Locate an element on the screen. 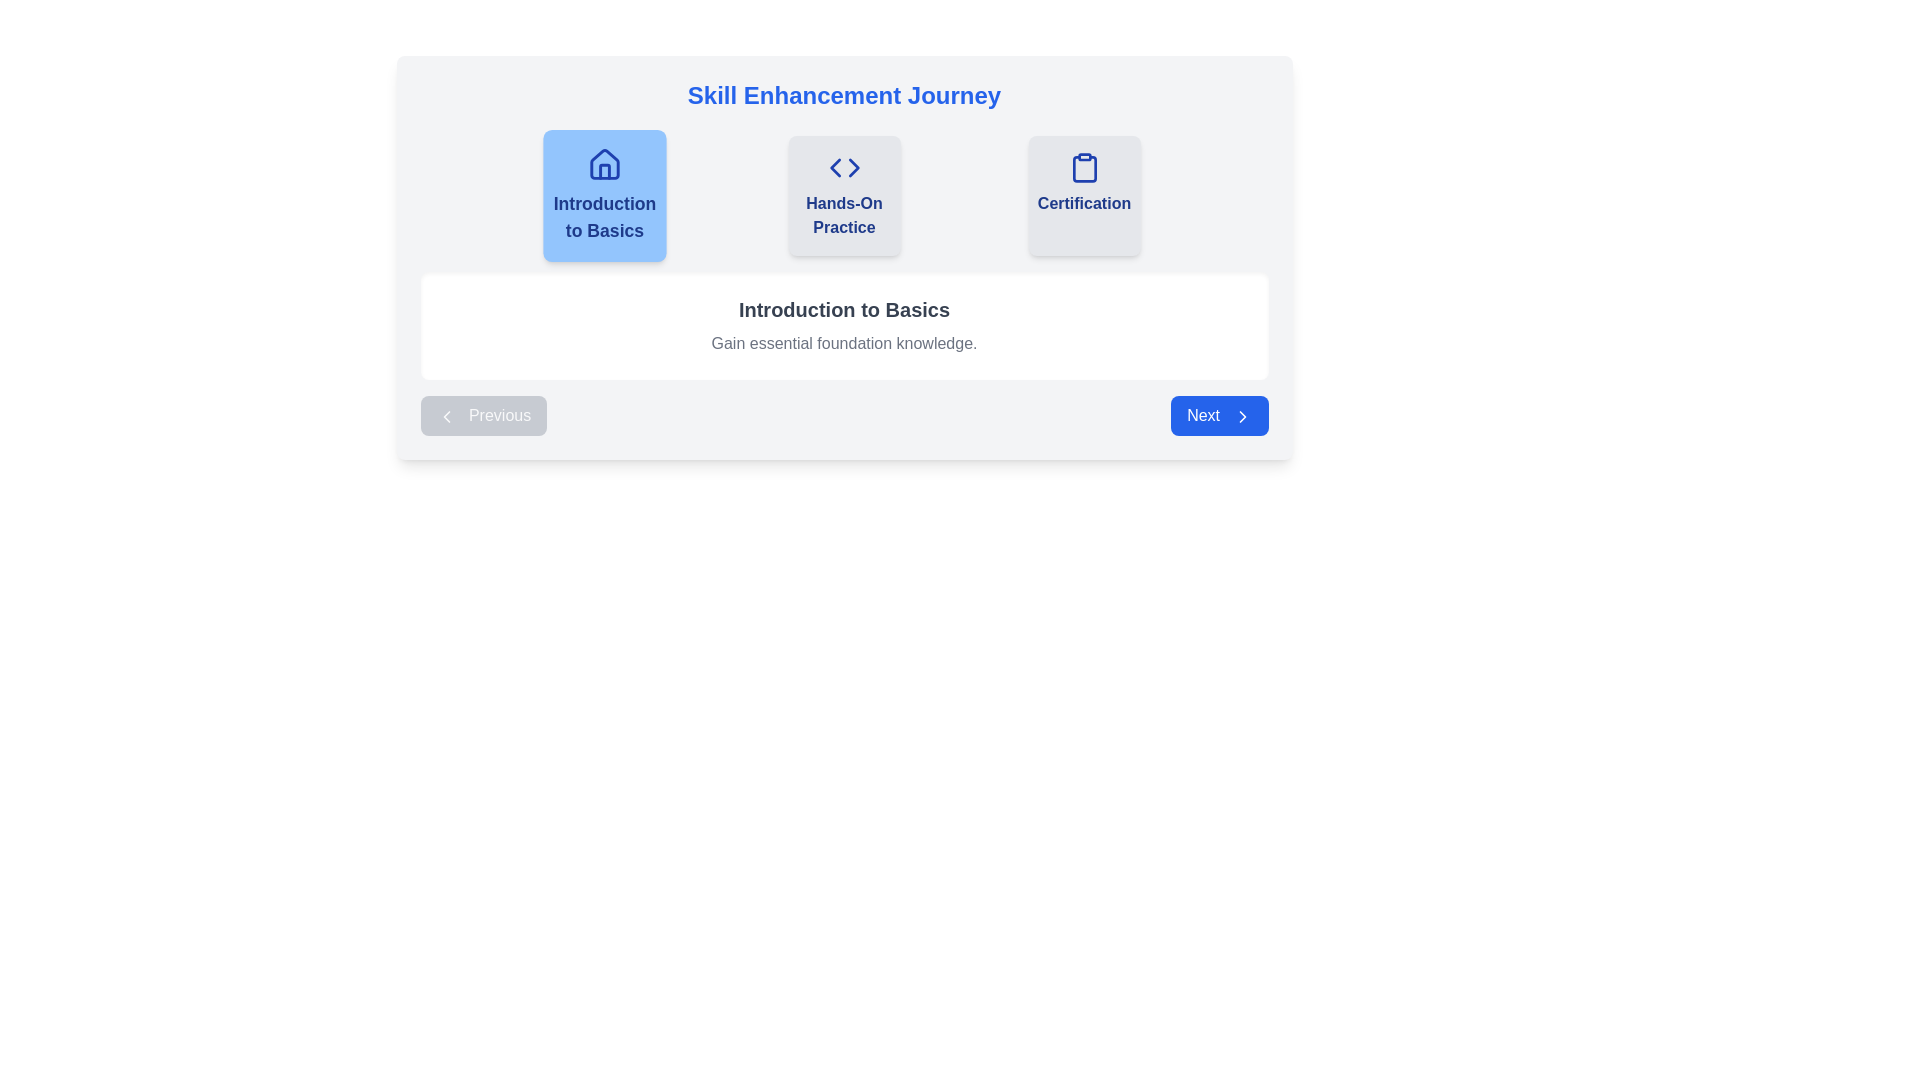 The image size is (1920, 1080). the 'Certification' text label, which is styled in bold blue and located below a clipboard icon within a light gray rounded rectangular box is located at coordinates (1083, 204).